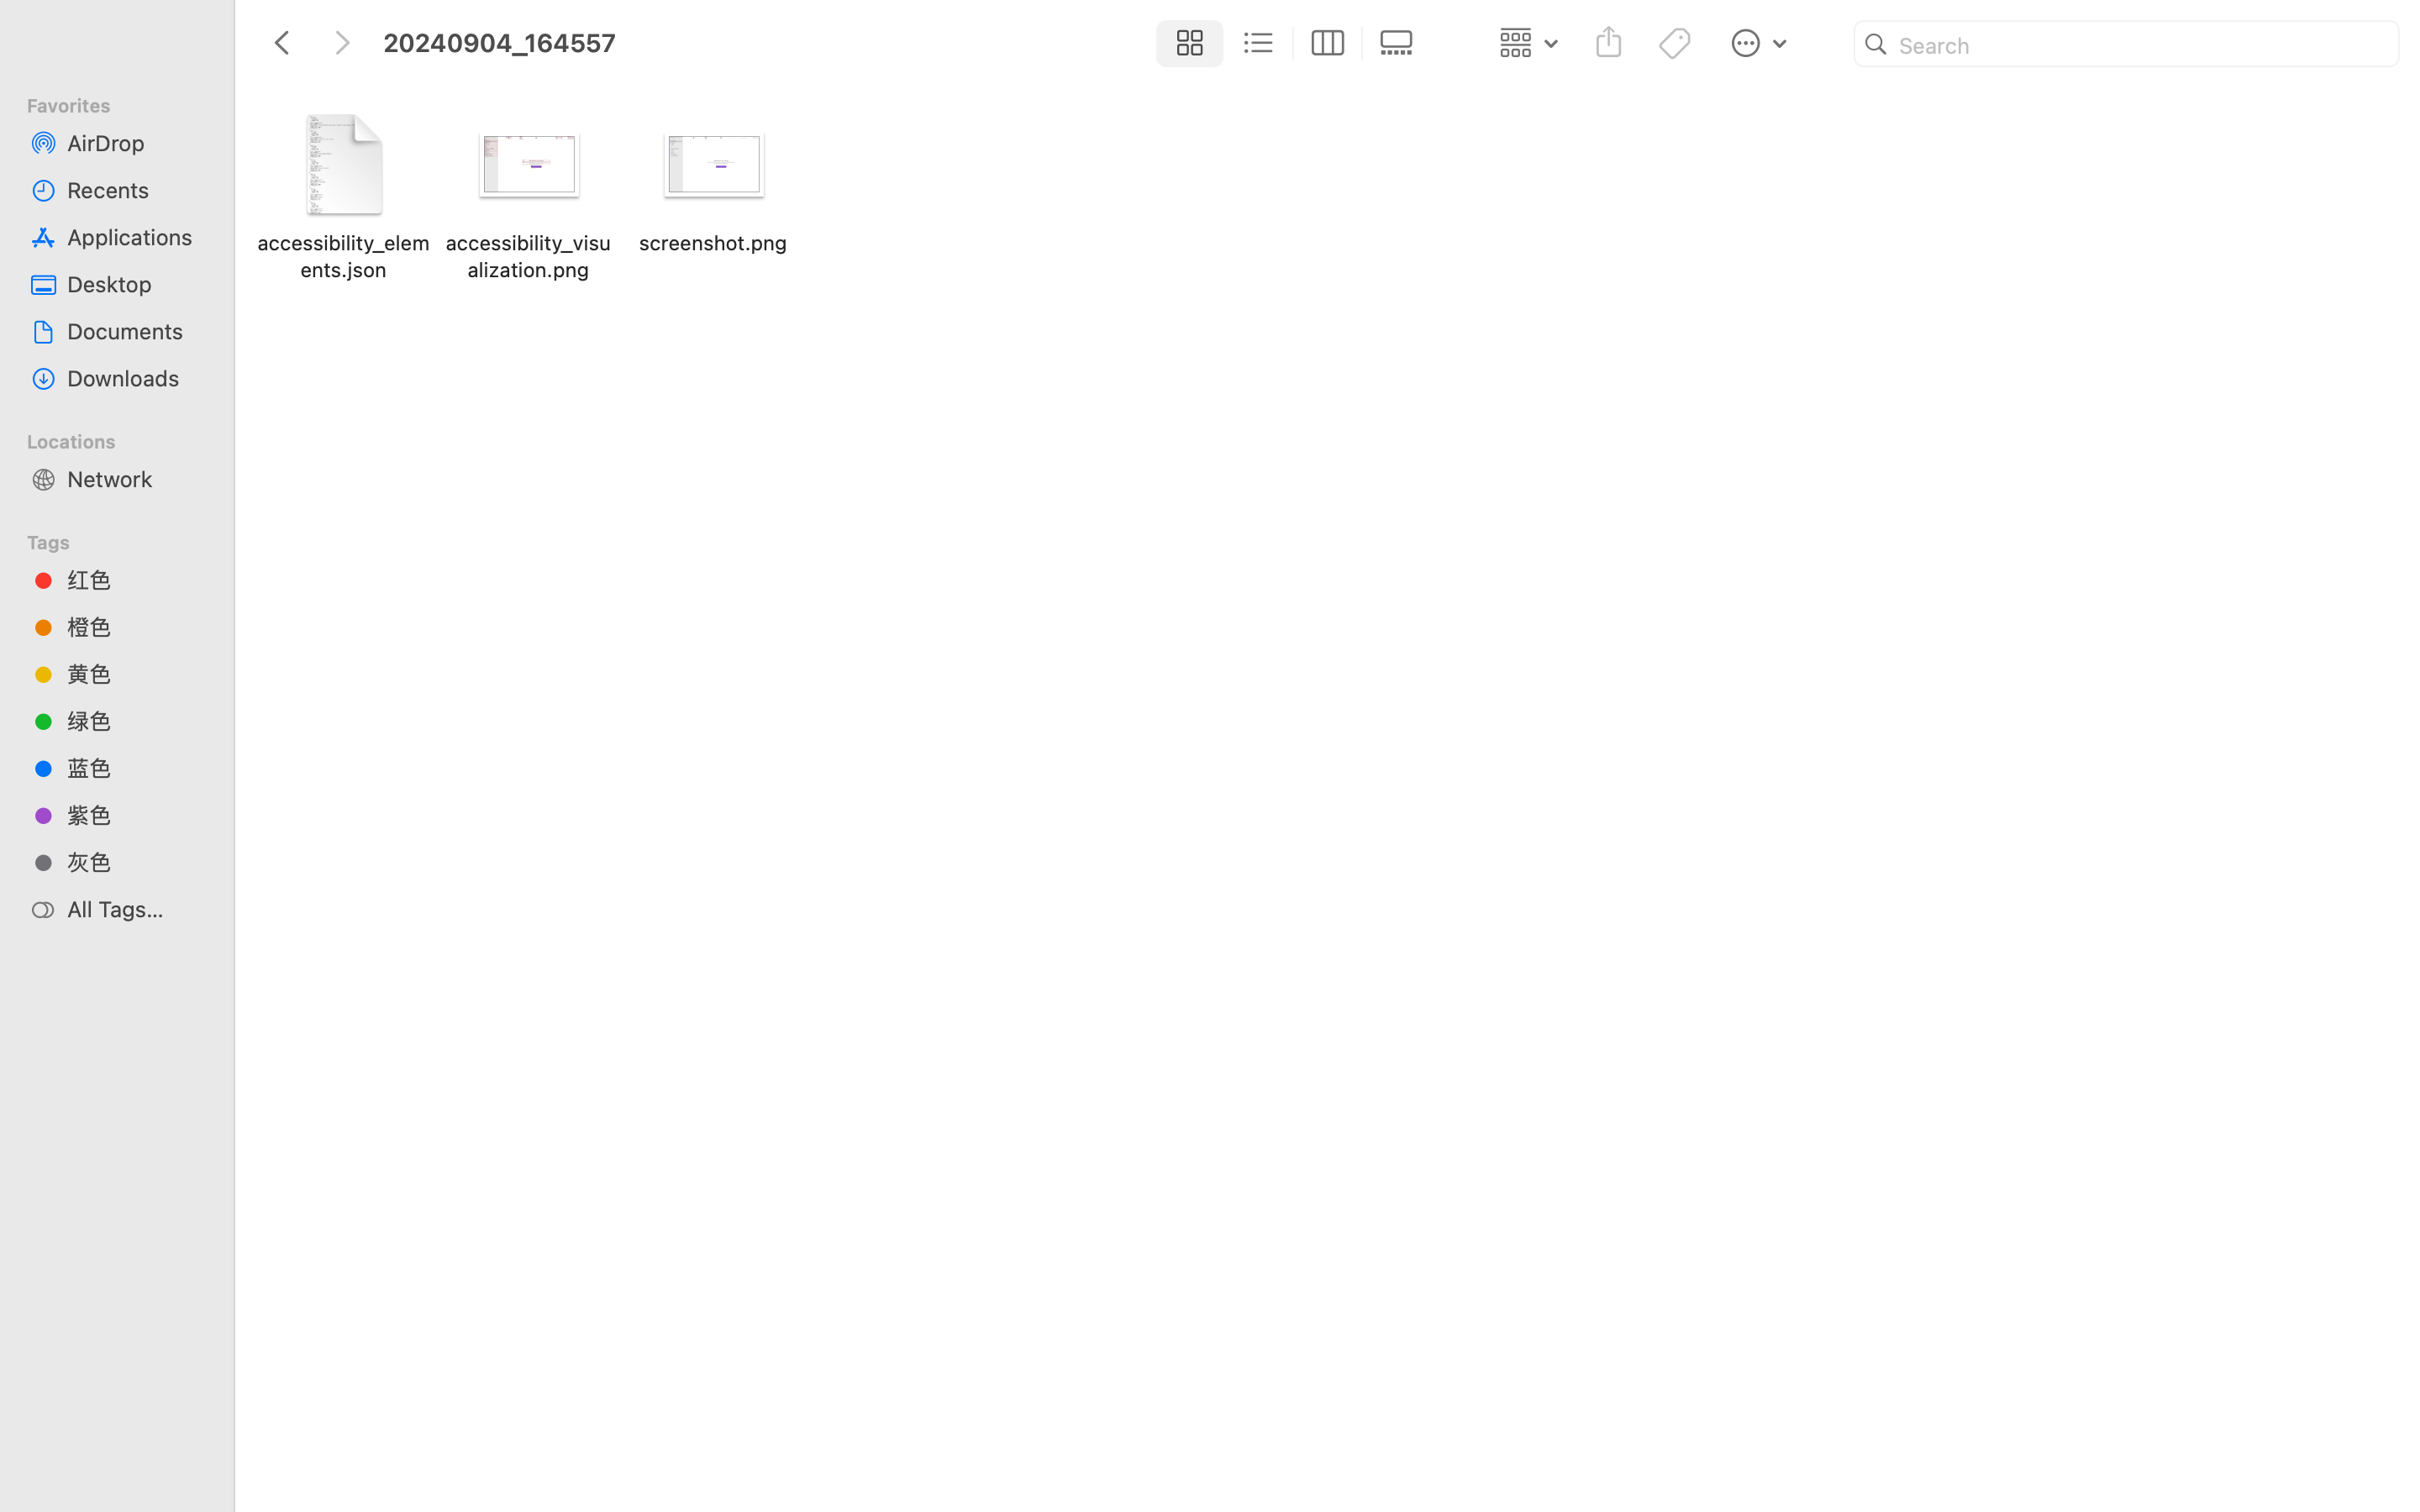  What do you see at coordinates (134, 767) in the screenshot?
I see `'蓝色'` at bounding box center [134, 767].